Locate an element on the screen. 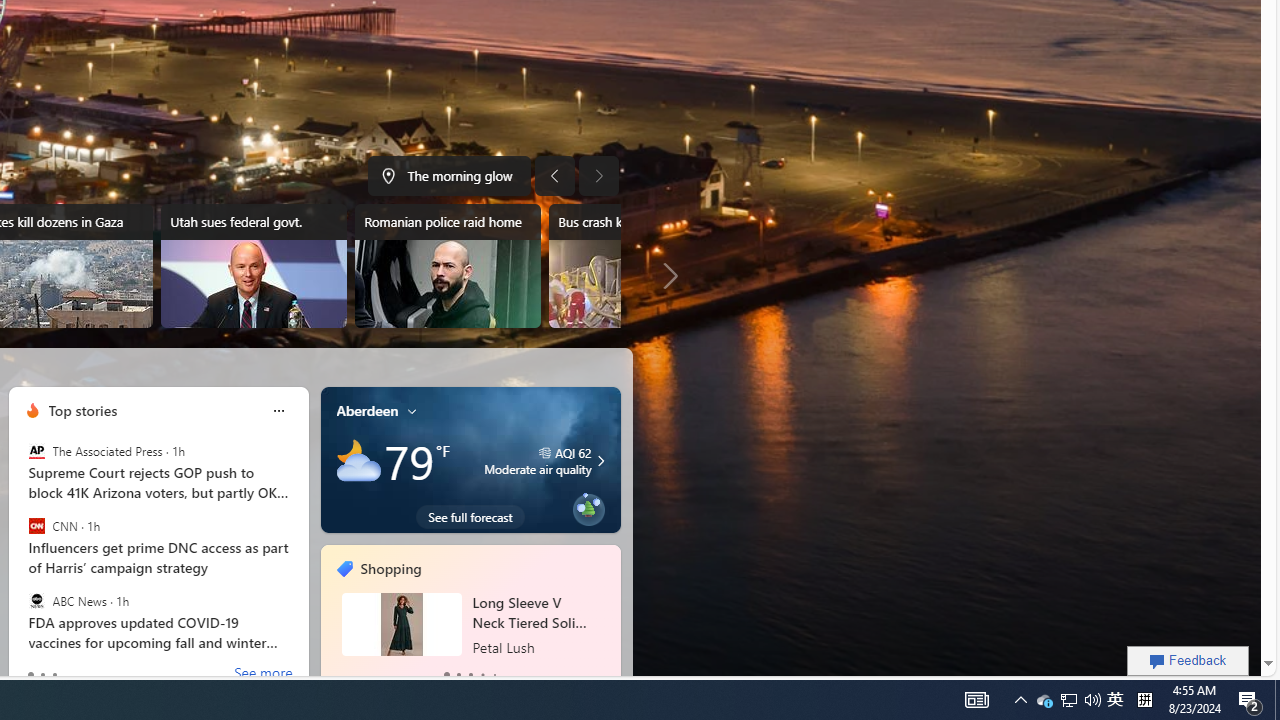 This screenshot has height=720, width=1280. 'Moderate air quality' is located at coordinates (597, 460).